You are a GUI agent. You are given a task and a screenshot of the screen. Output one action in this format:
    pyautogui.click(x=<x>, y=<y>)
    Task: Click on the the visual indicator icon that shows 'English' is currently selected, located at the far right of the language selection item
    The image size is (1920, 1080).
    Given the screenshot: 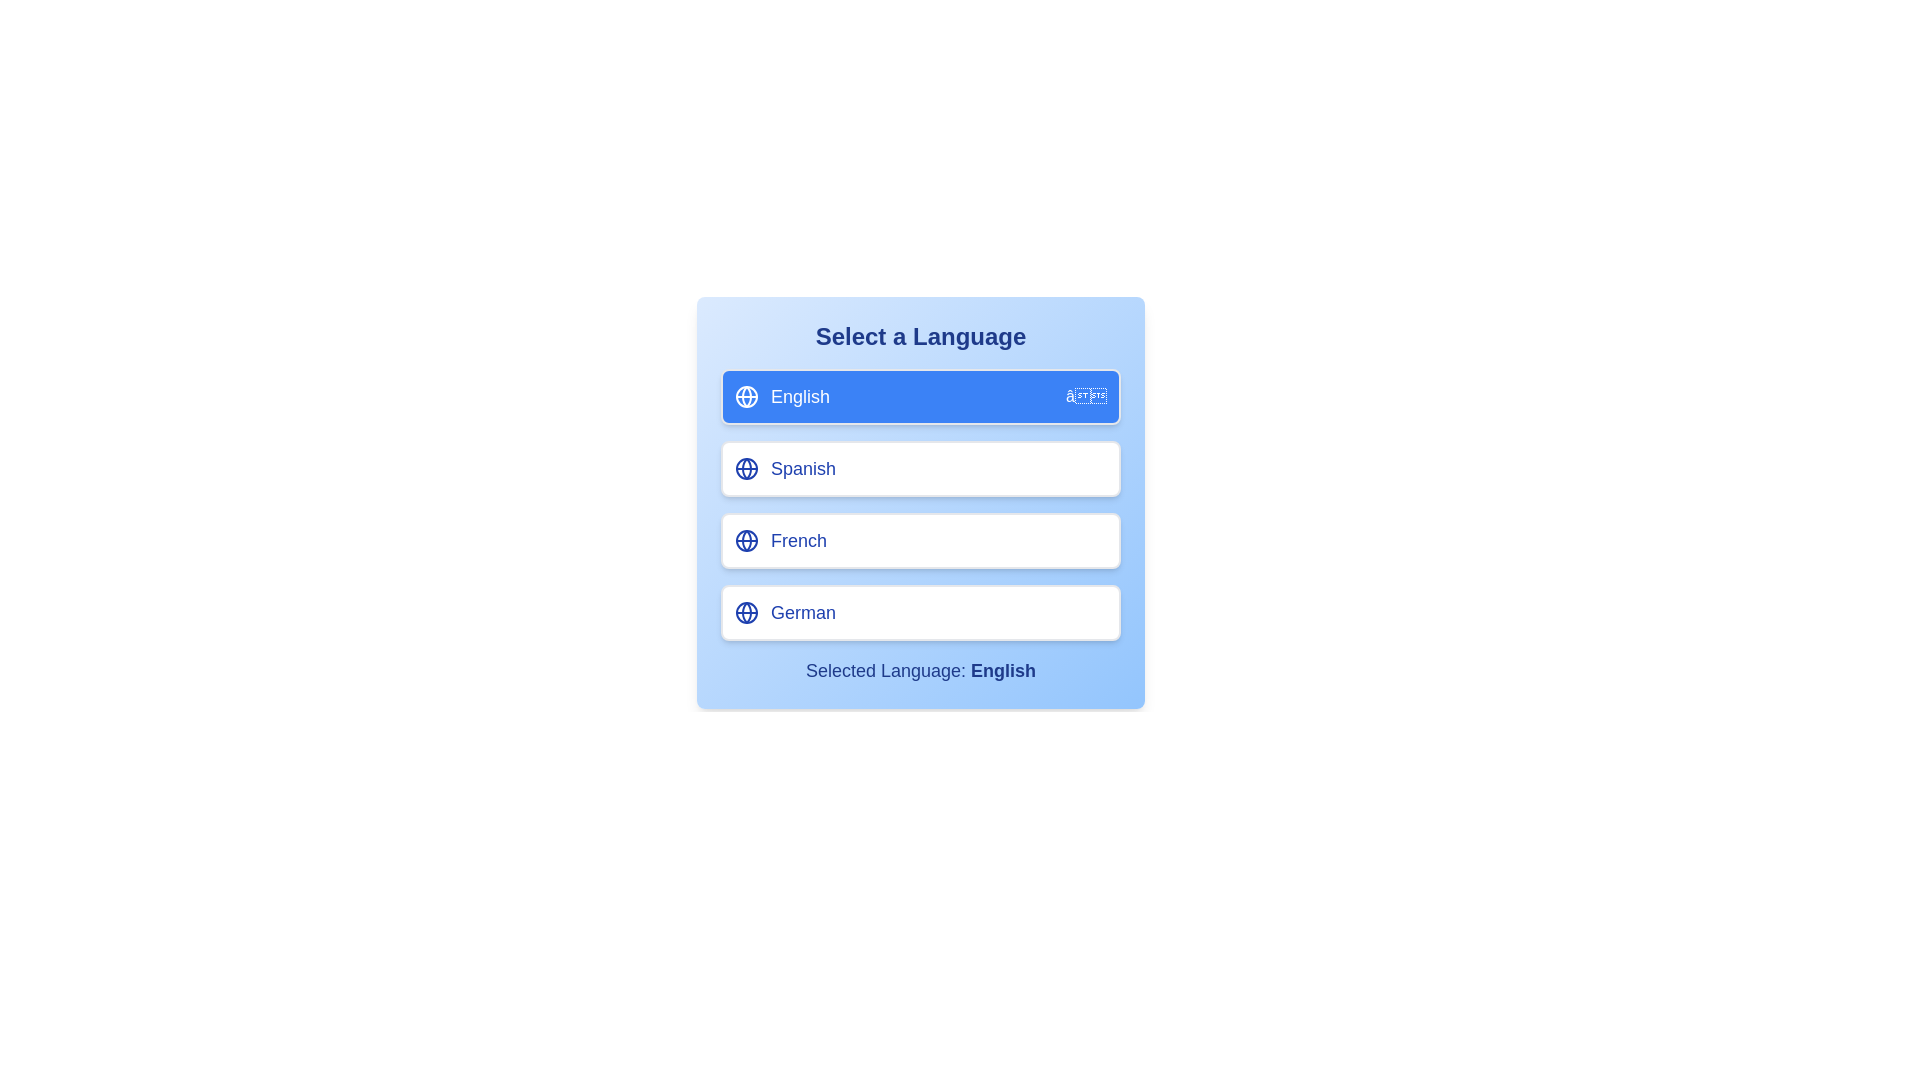 What is the action you would take?
    pyautogui.click(x=1085, y=397)
    